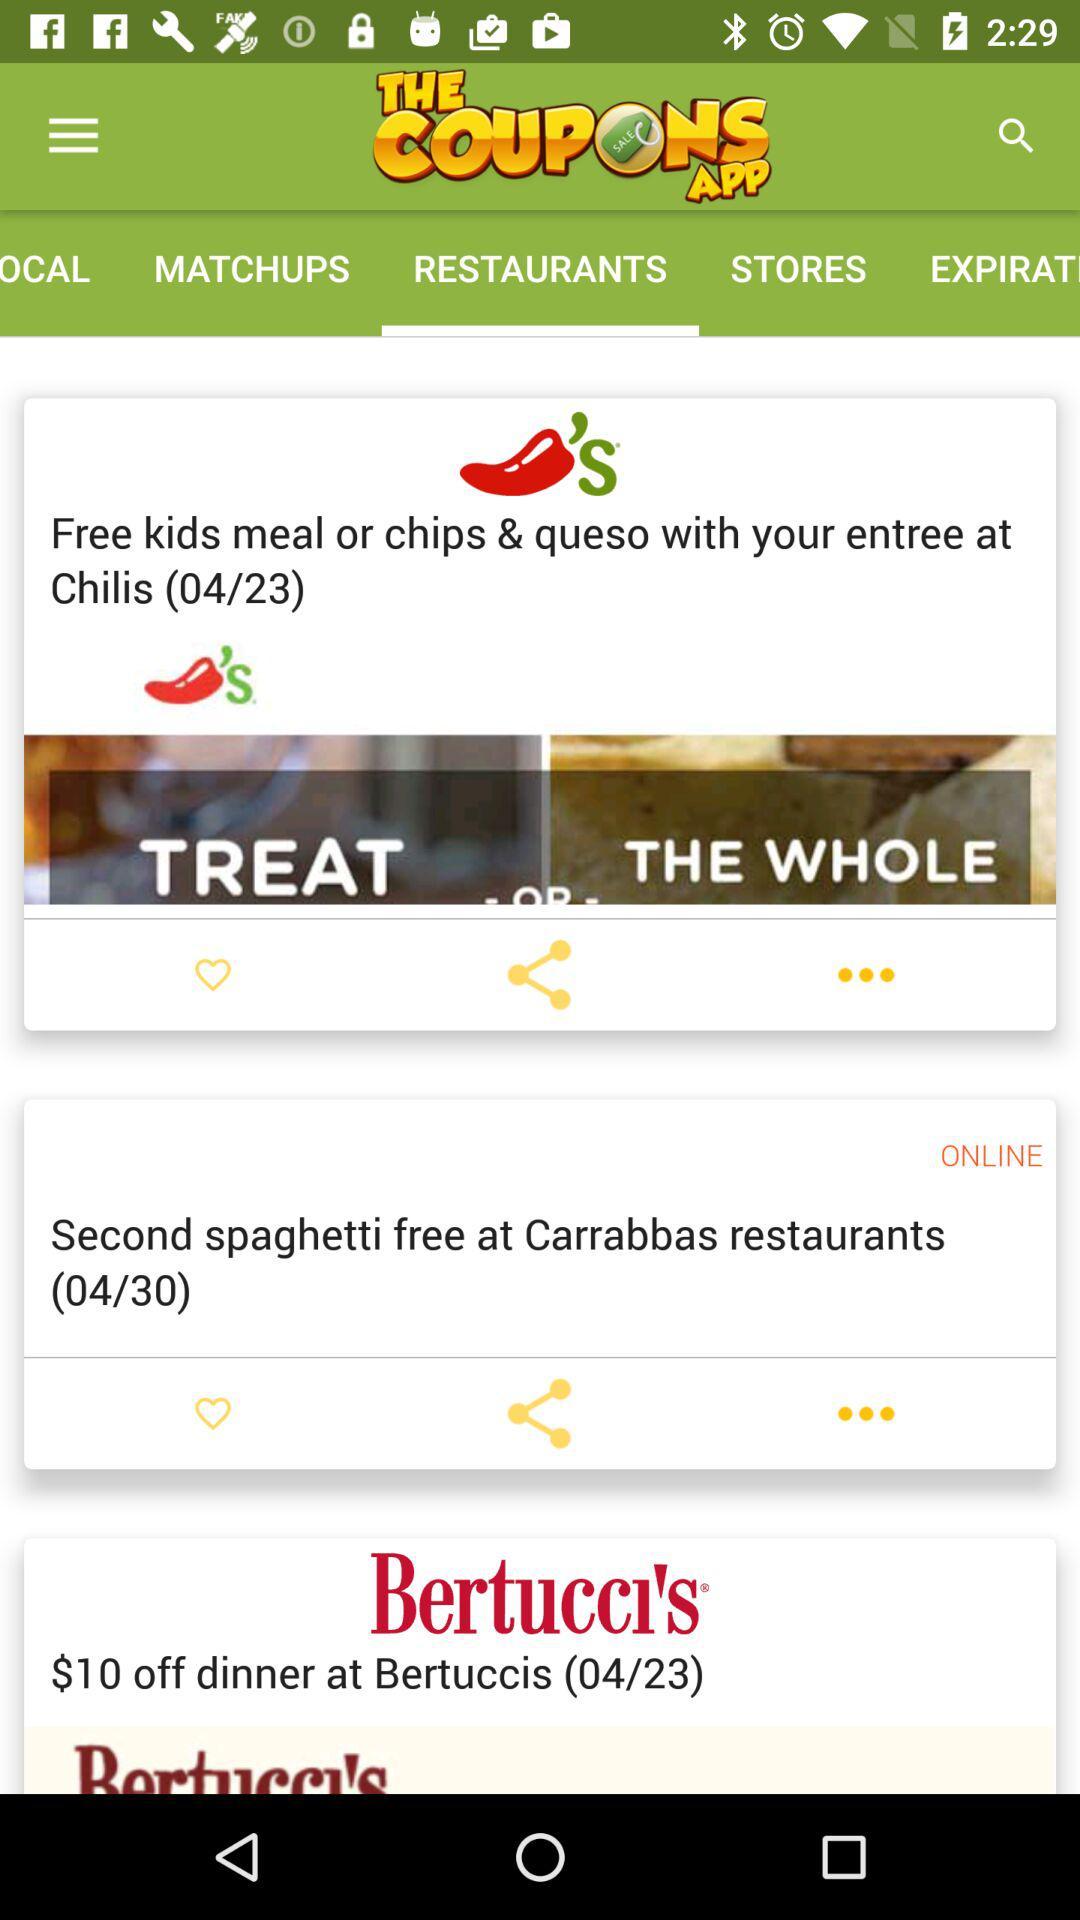 Image resolution: width=1080 pixels, height=1920 pixels. I want to click on app, so click(571, 135).